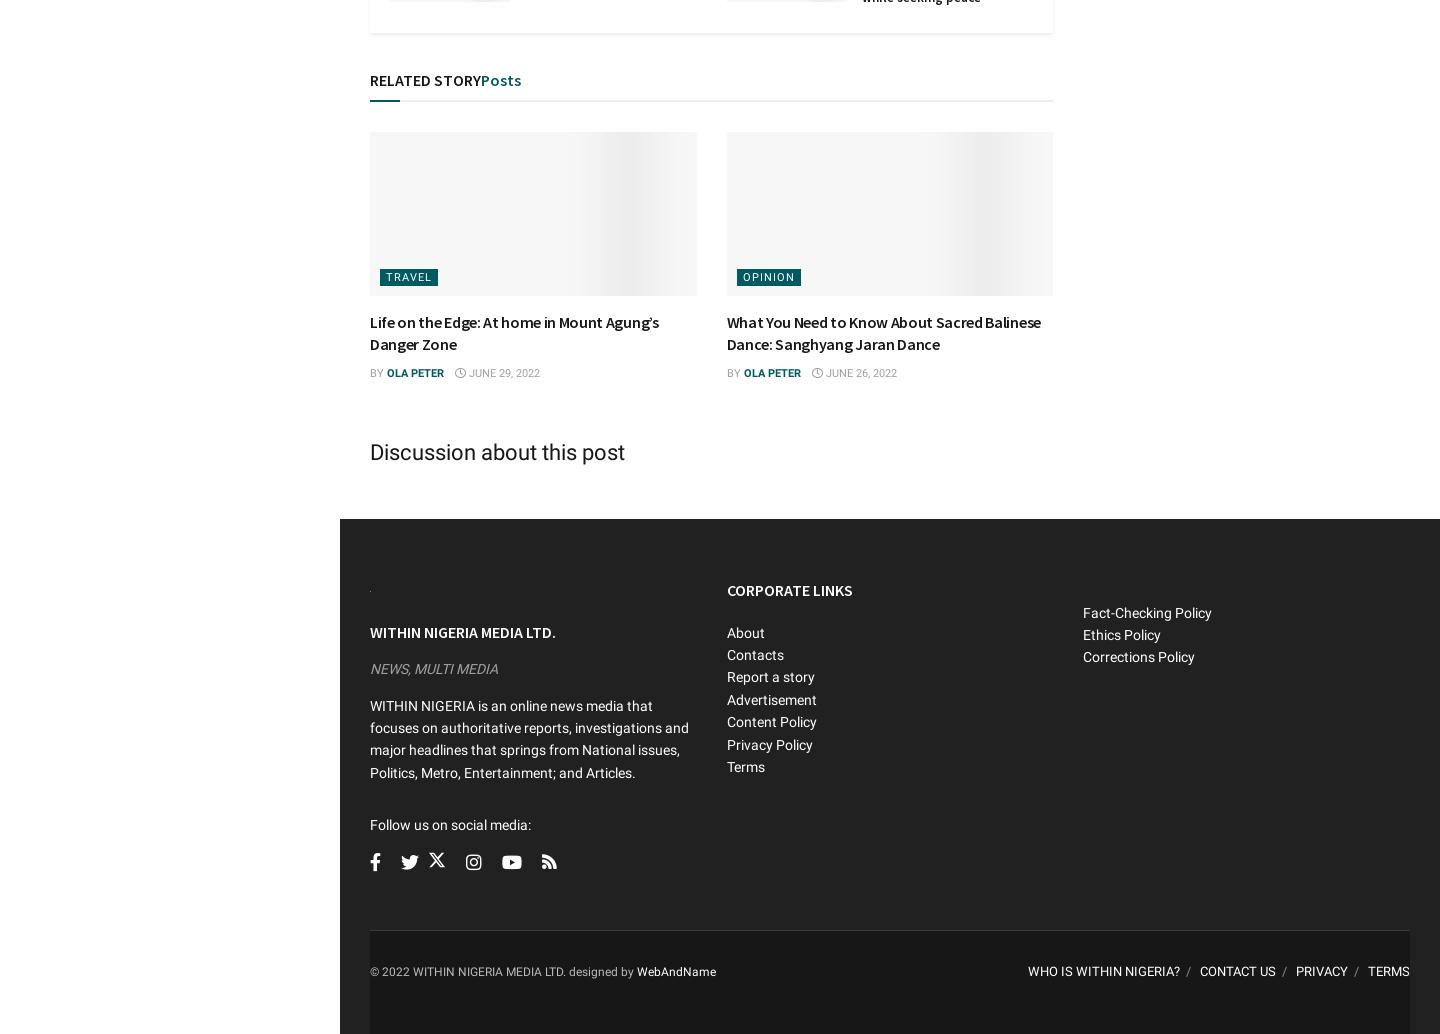 The width and height of the screenshot is (1440, 1034). I want to click on 'CONTACT US', so click(1199, 969).